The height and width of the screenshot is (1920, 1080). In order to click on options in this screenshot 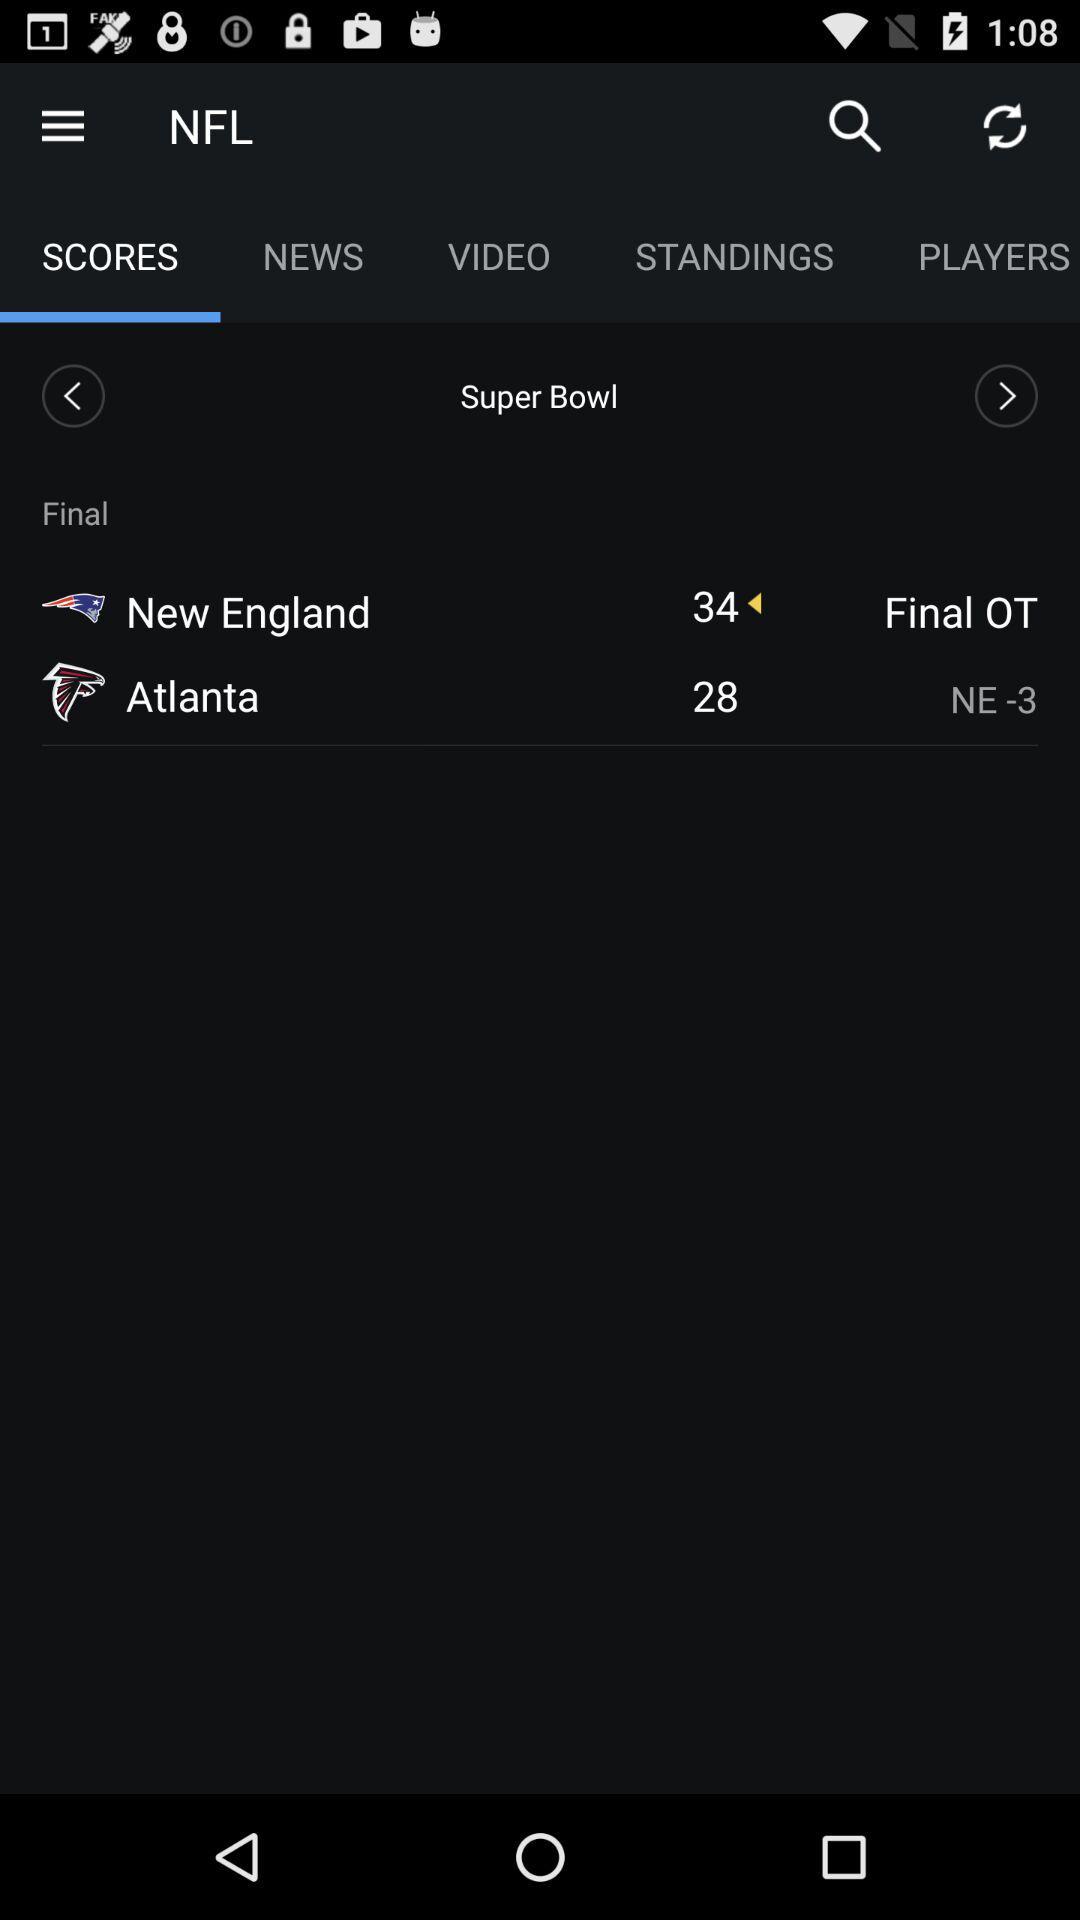, I will do `click(61, 124)`.